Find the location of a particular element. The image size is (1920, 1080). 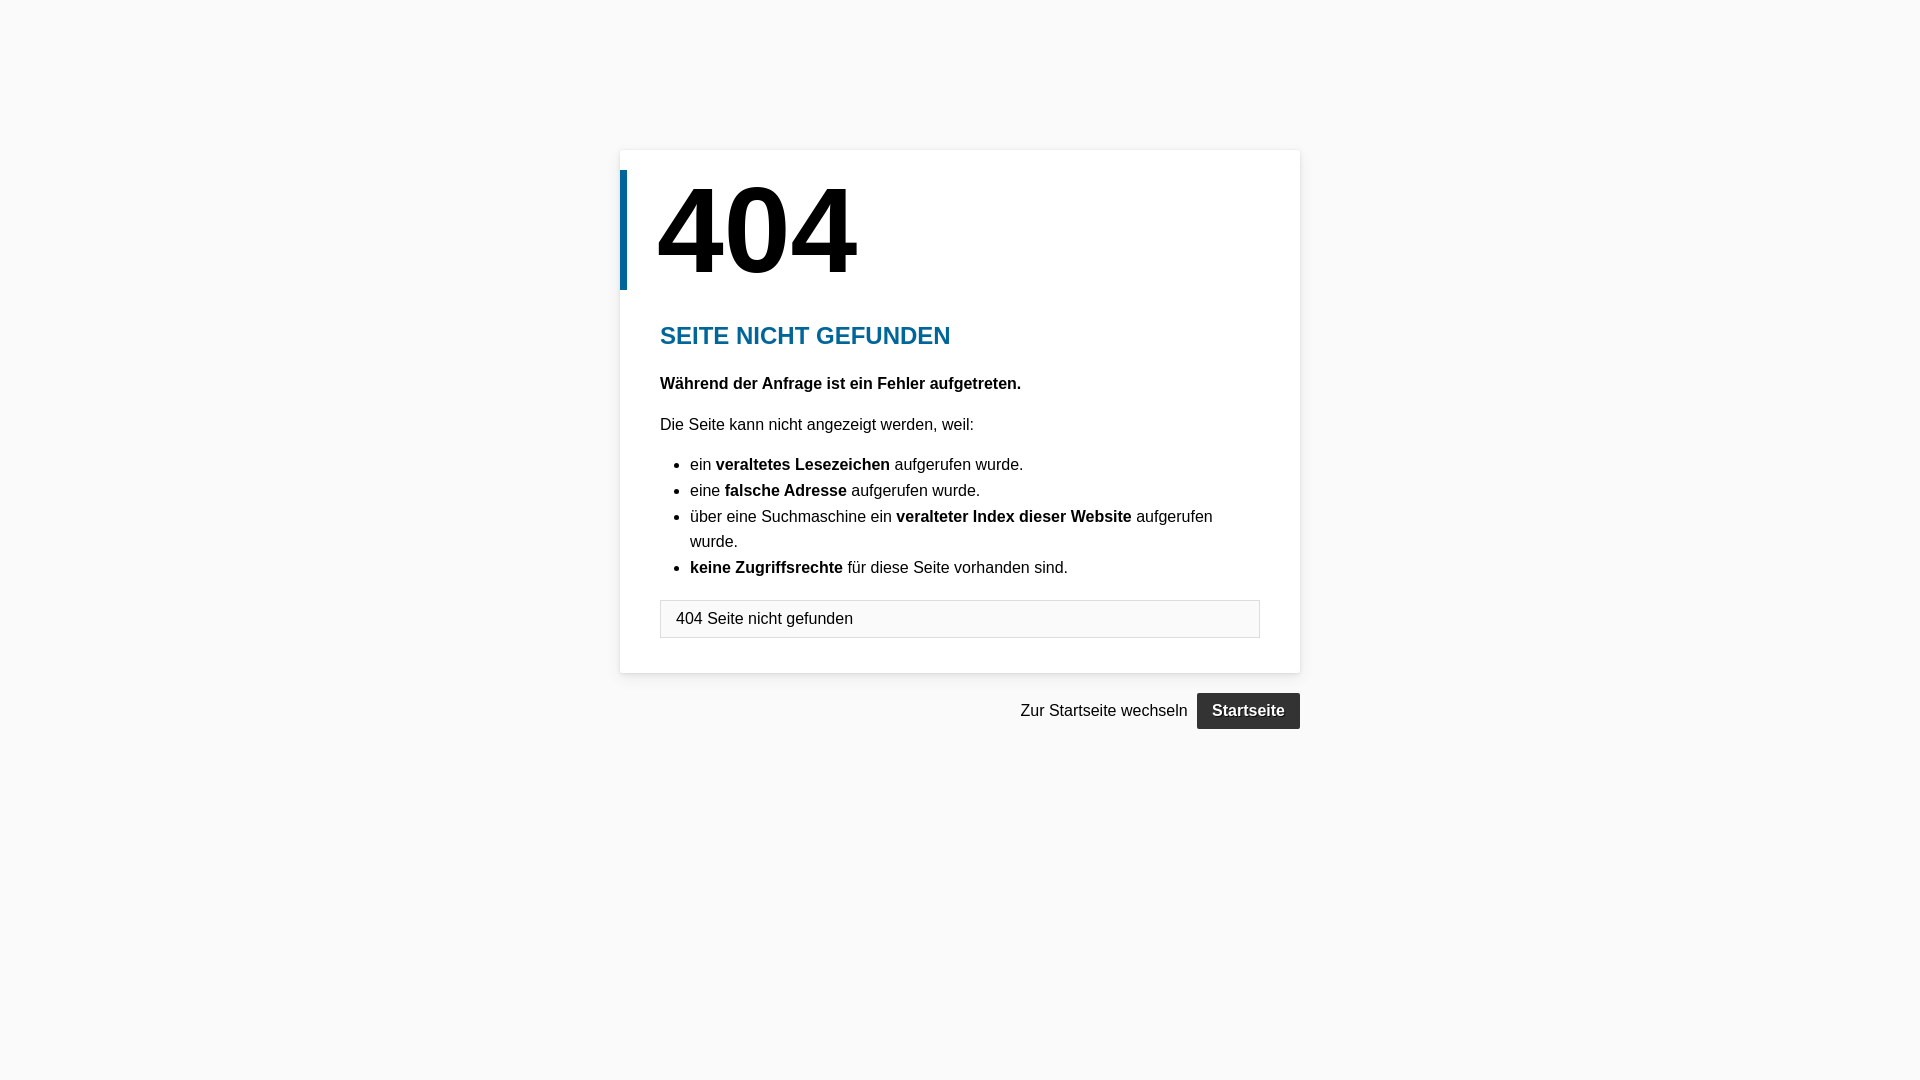

'Startseite' is located at coordinates (1247, 709).